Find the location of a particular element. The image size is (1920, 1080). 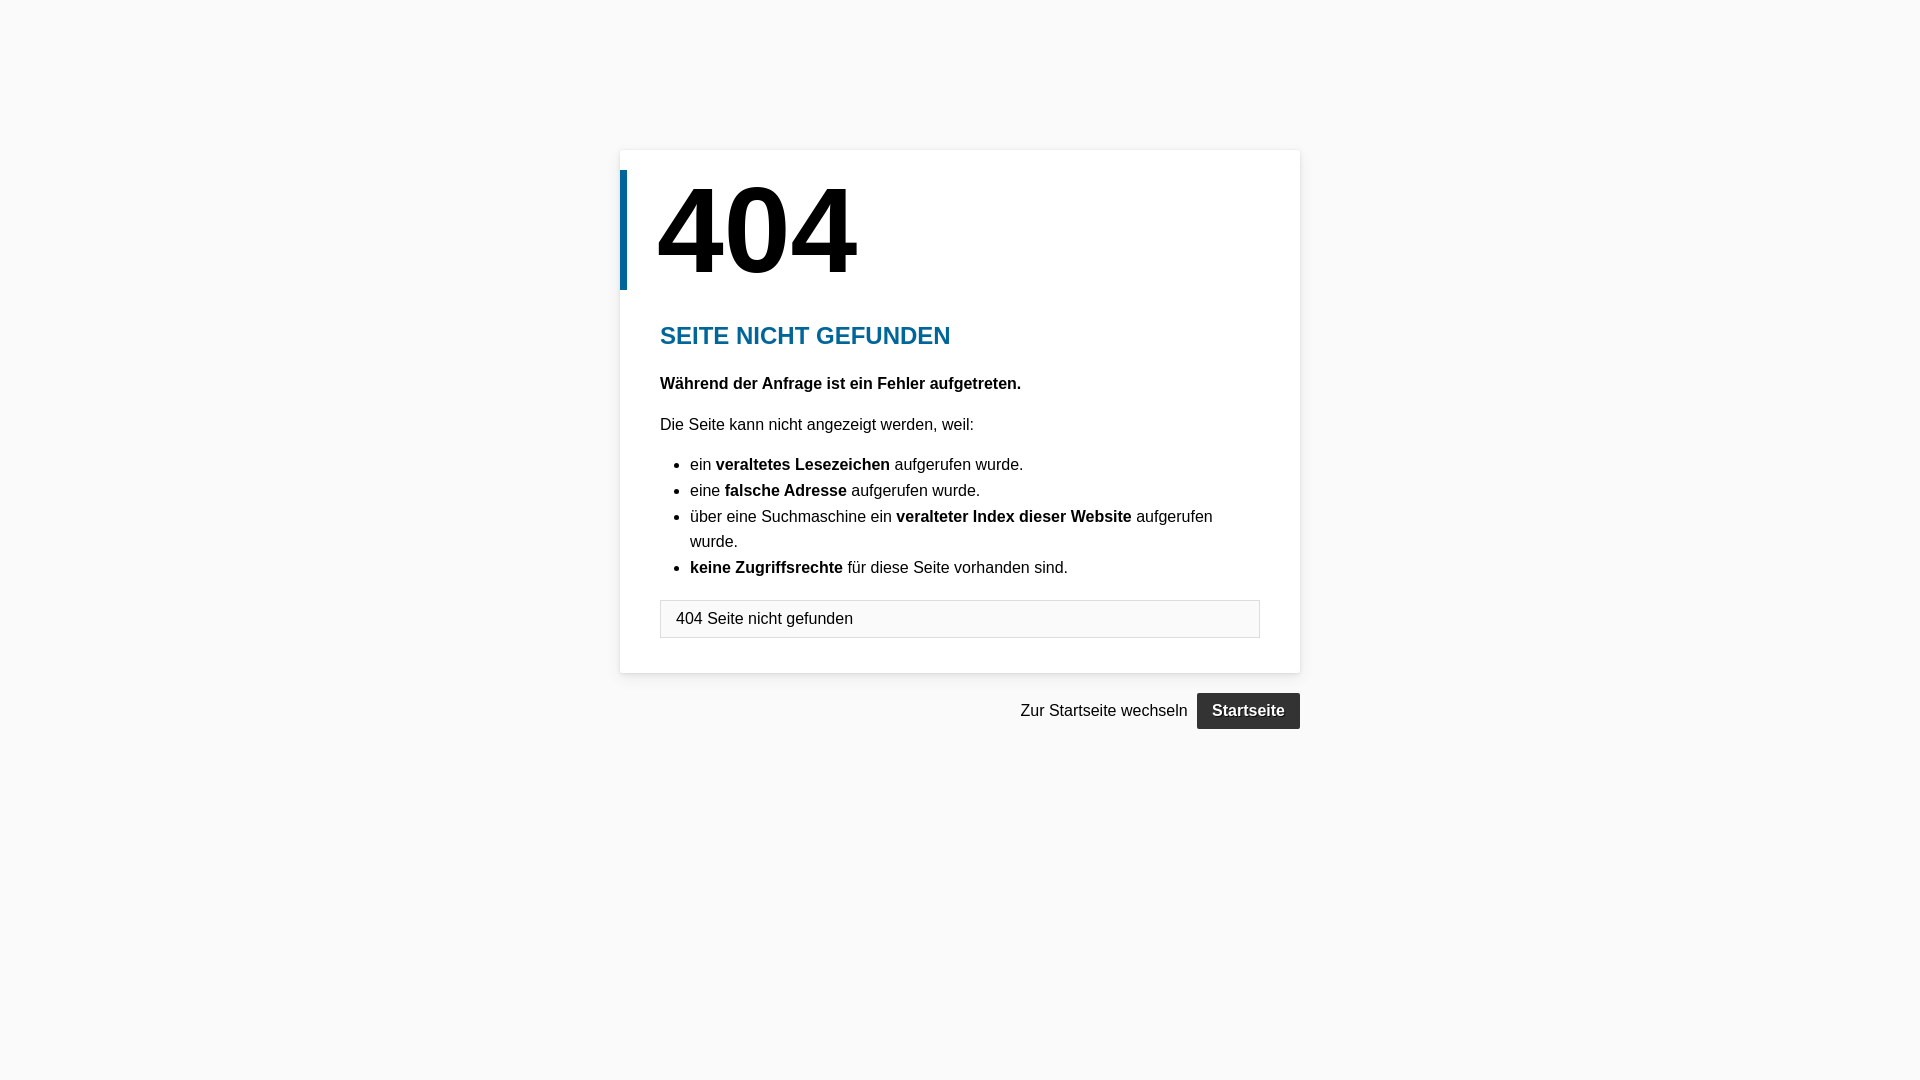

'Startseite' is located at coordinates (1247, 709).